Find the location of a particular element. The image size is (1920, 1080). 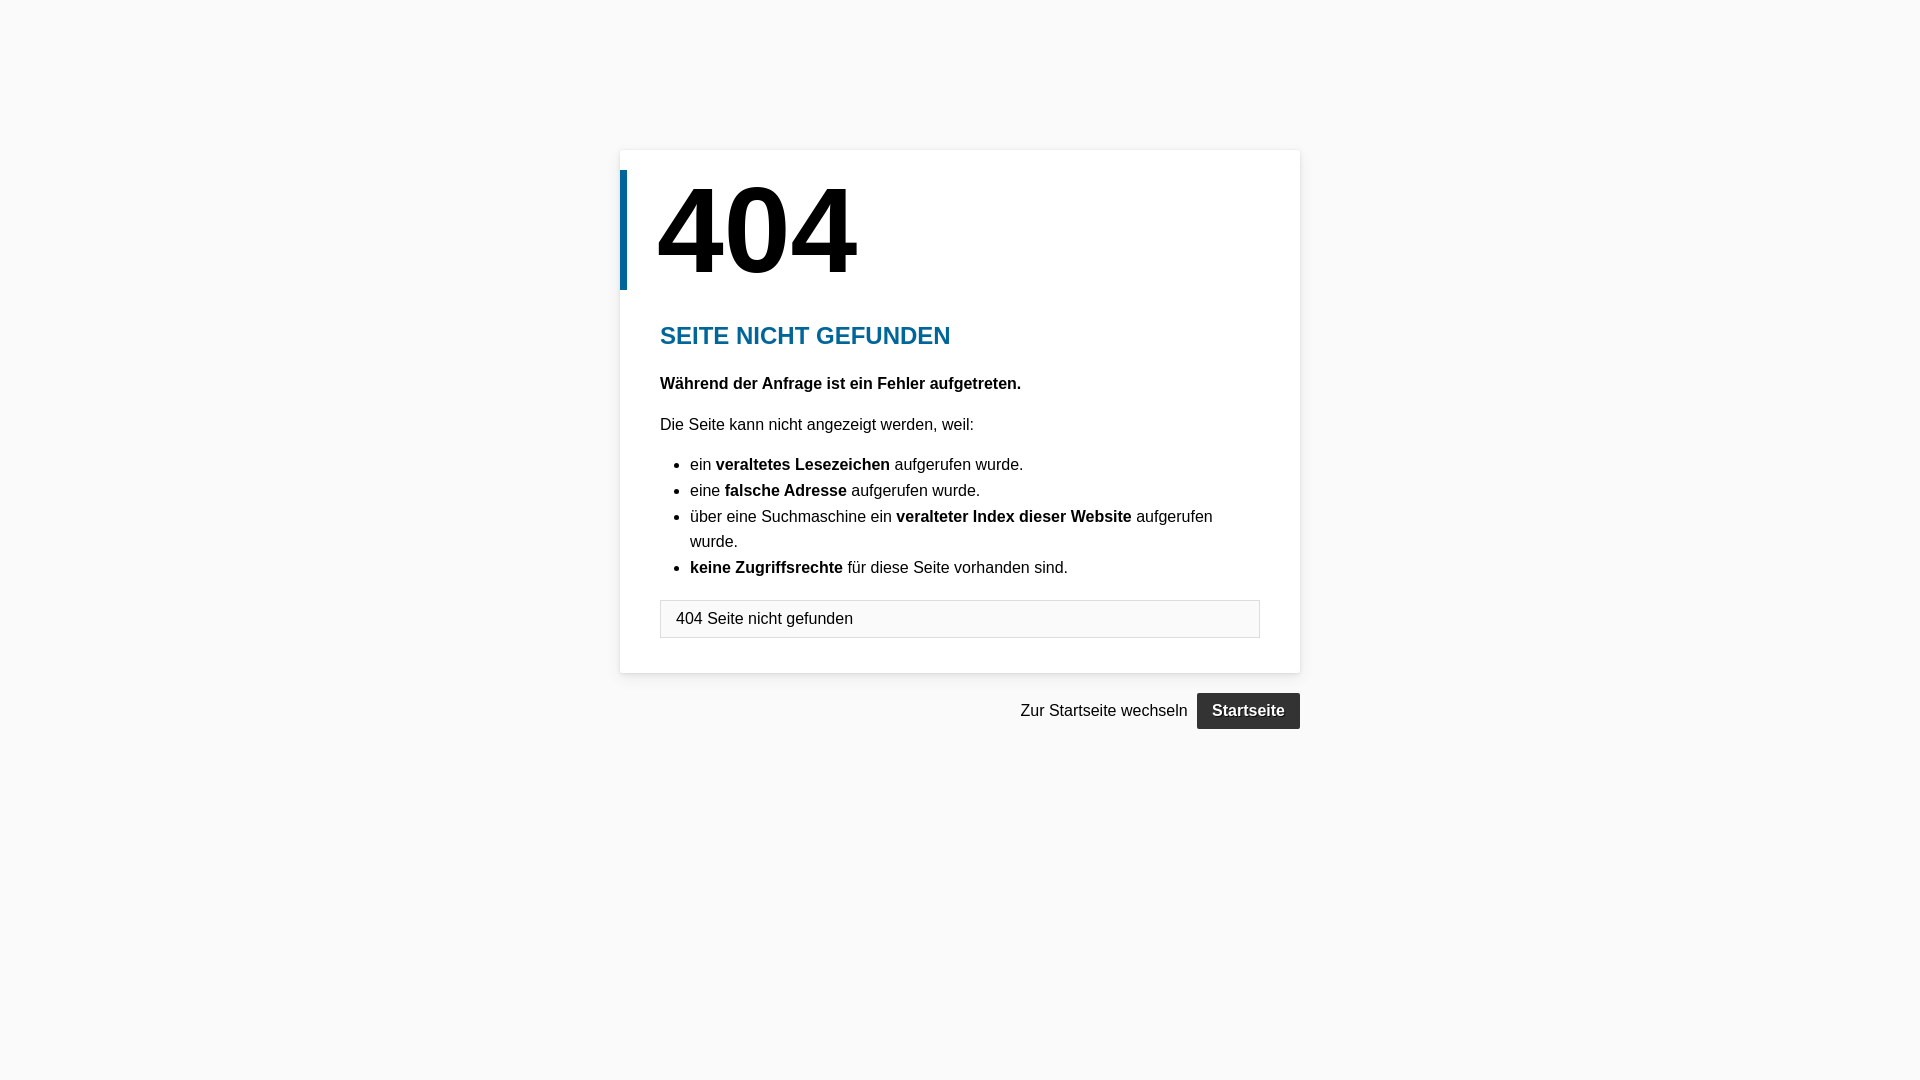

'Startseite' is located at coordinates (1247, 709).